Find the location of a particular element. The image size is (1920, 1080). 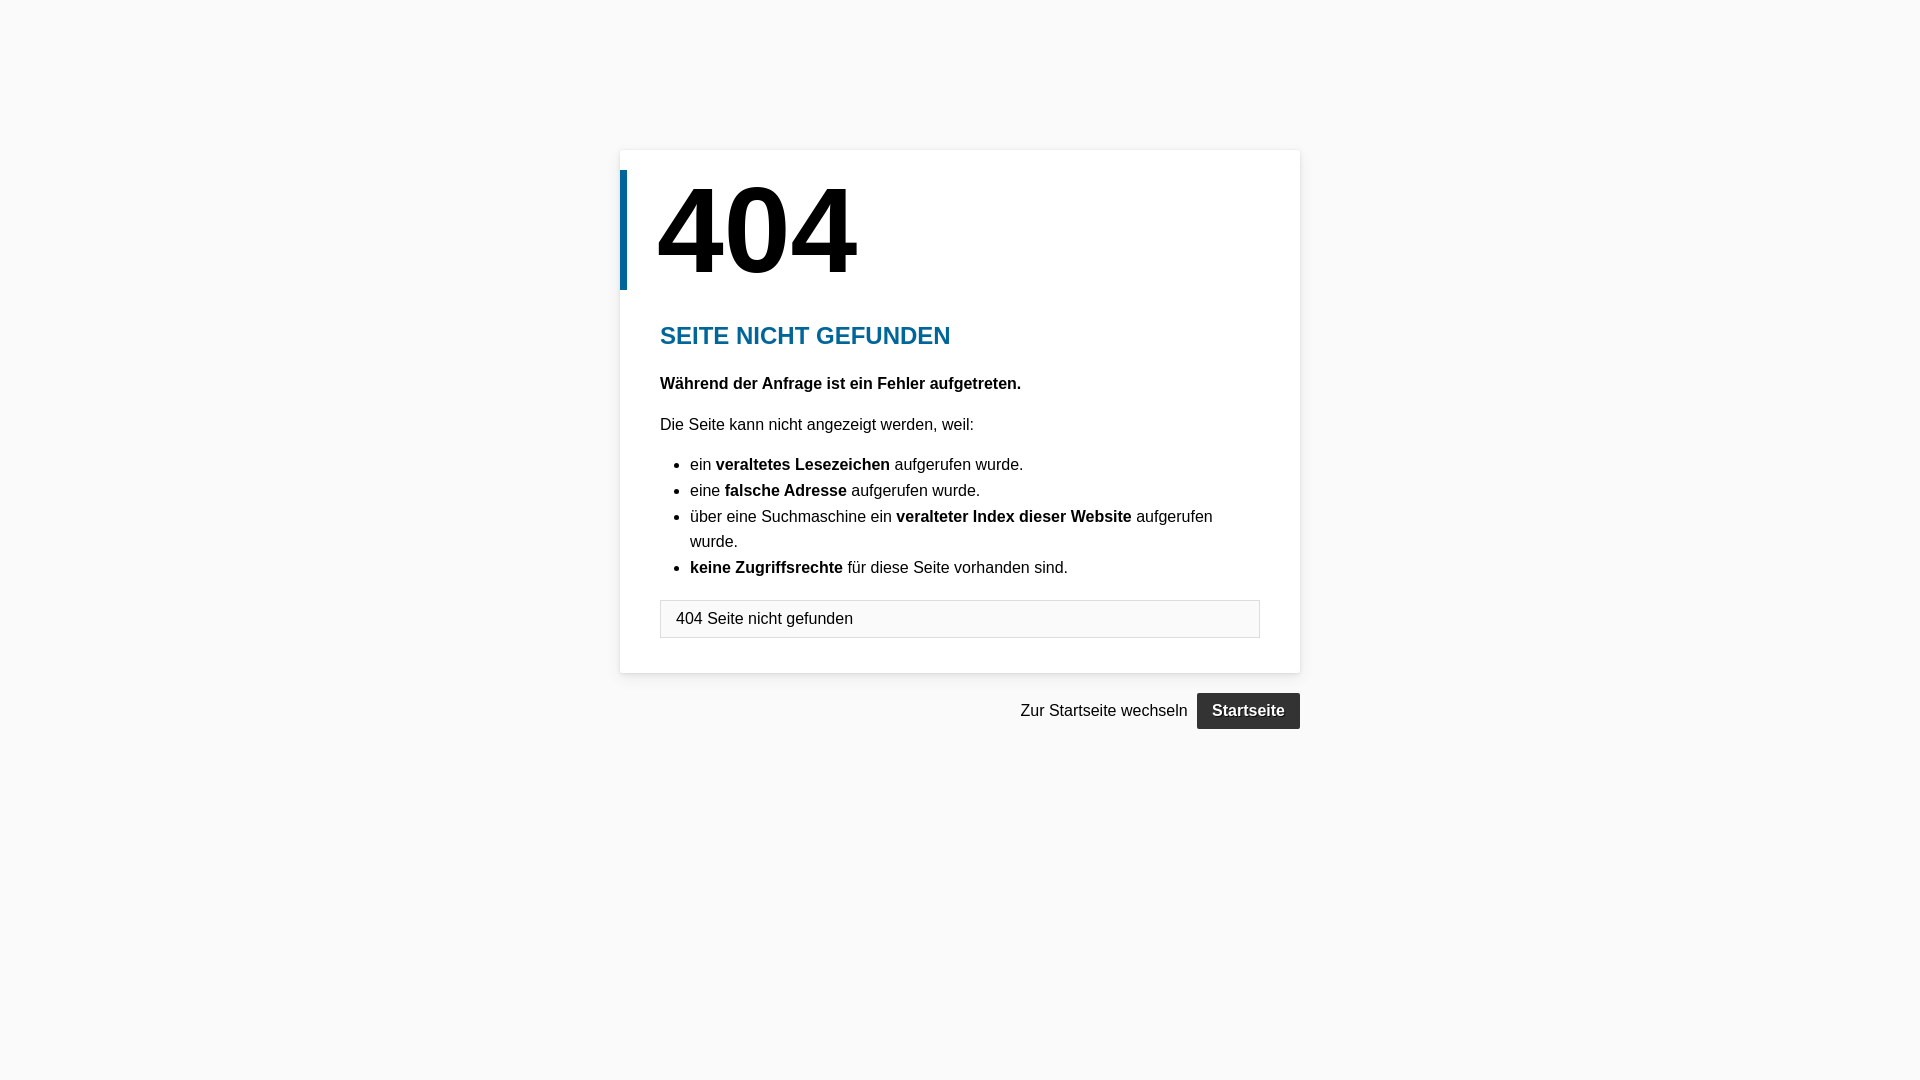

'Startseite' is located at coordinates (1247, 709).